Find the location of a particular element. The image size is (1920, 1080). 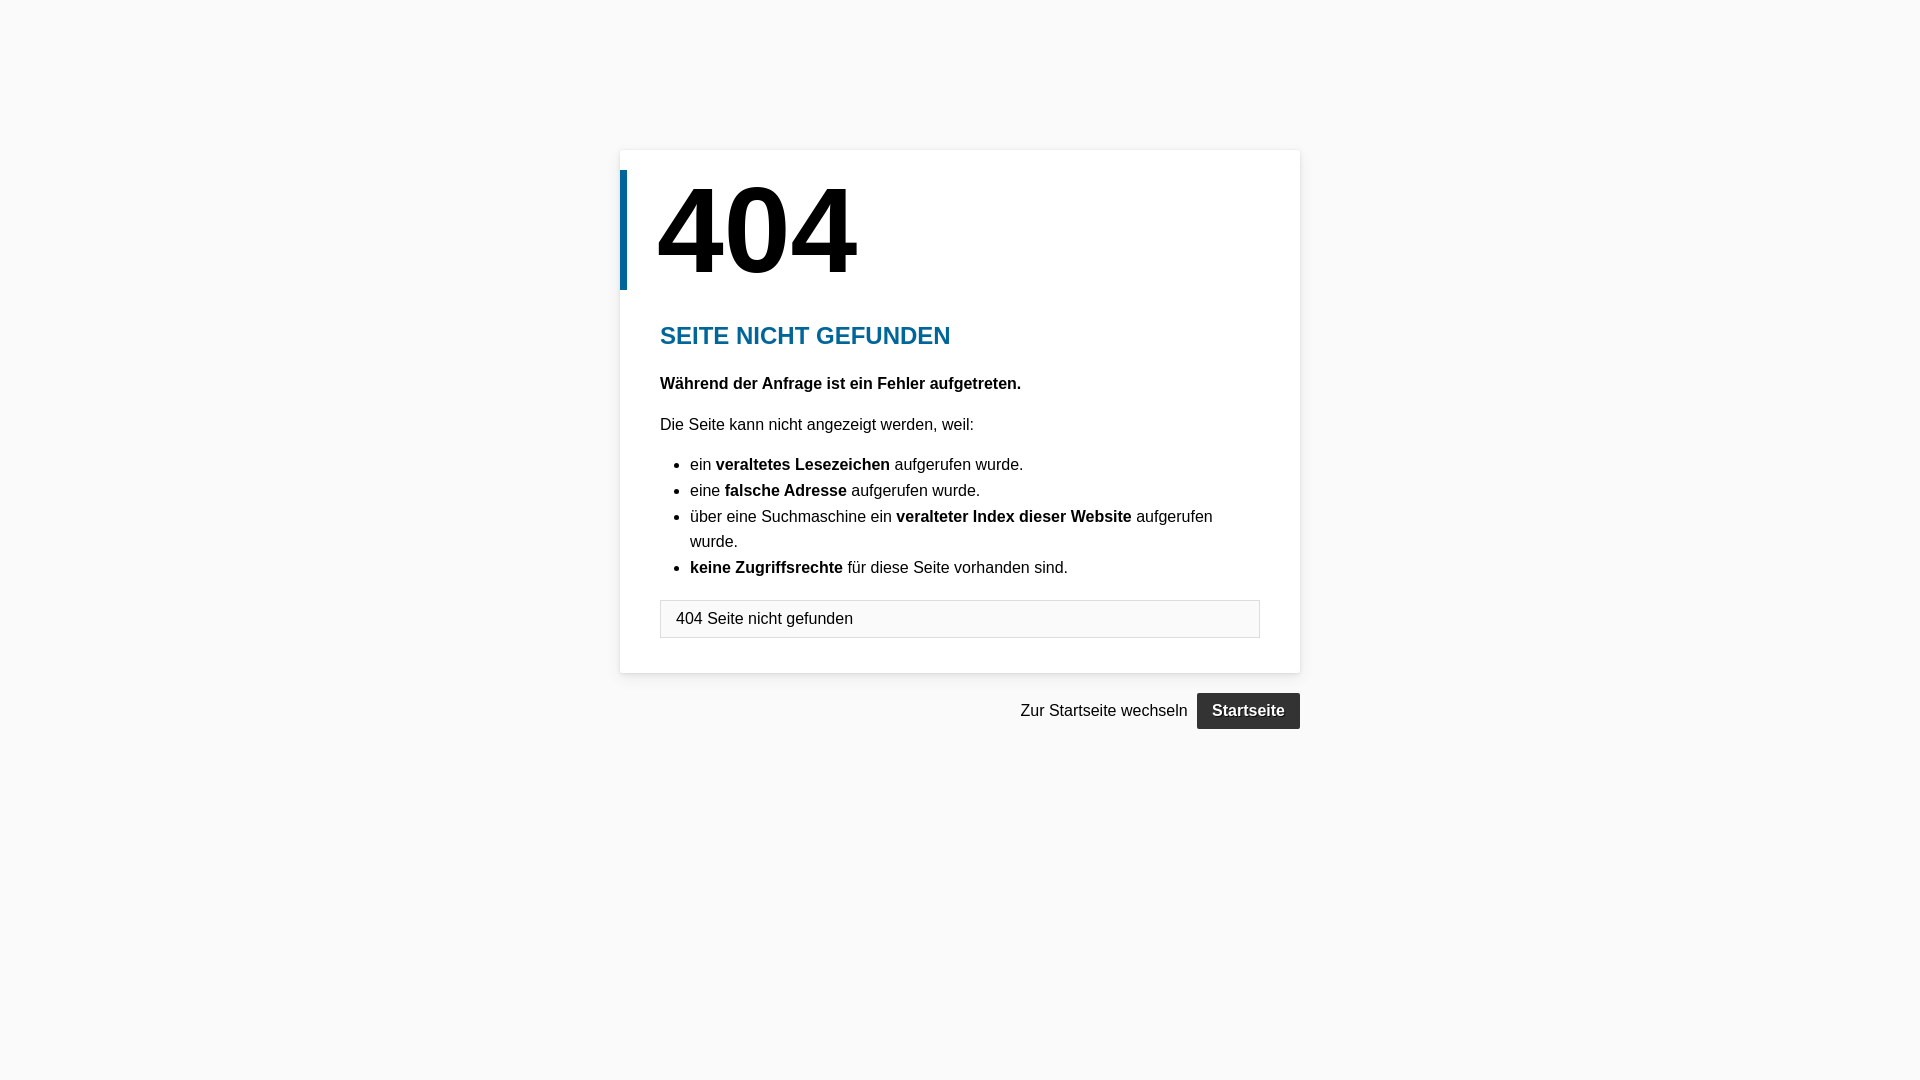

'Startseite' is located at coordinates (1247, 709).